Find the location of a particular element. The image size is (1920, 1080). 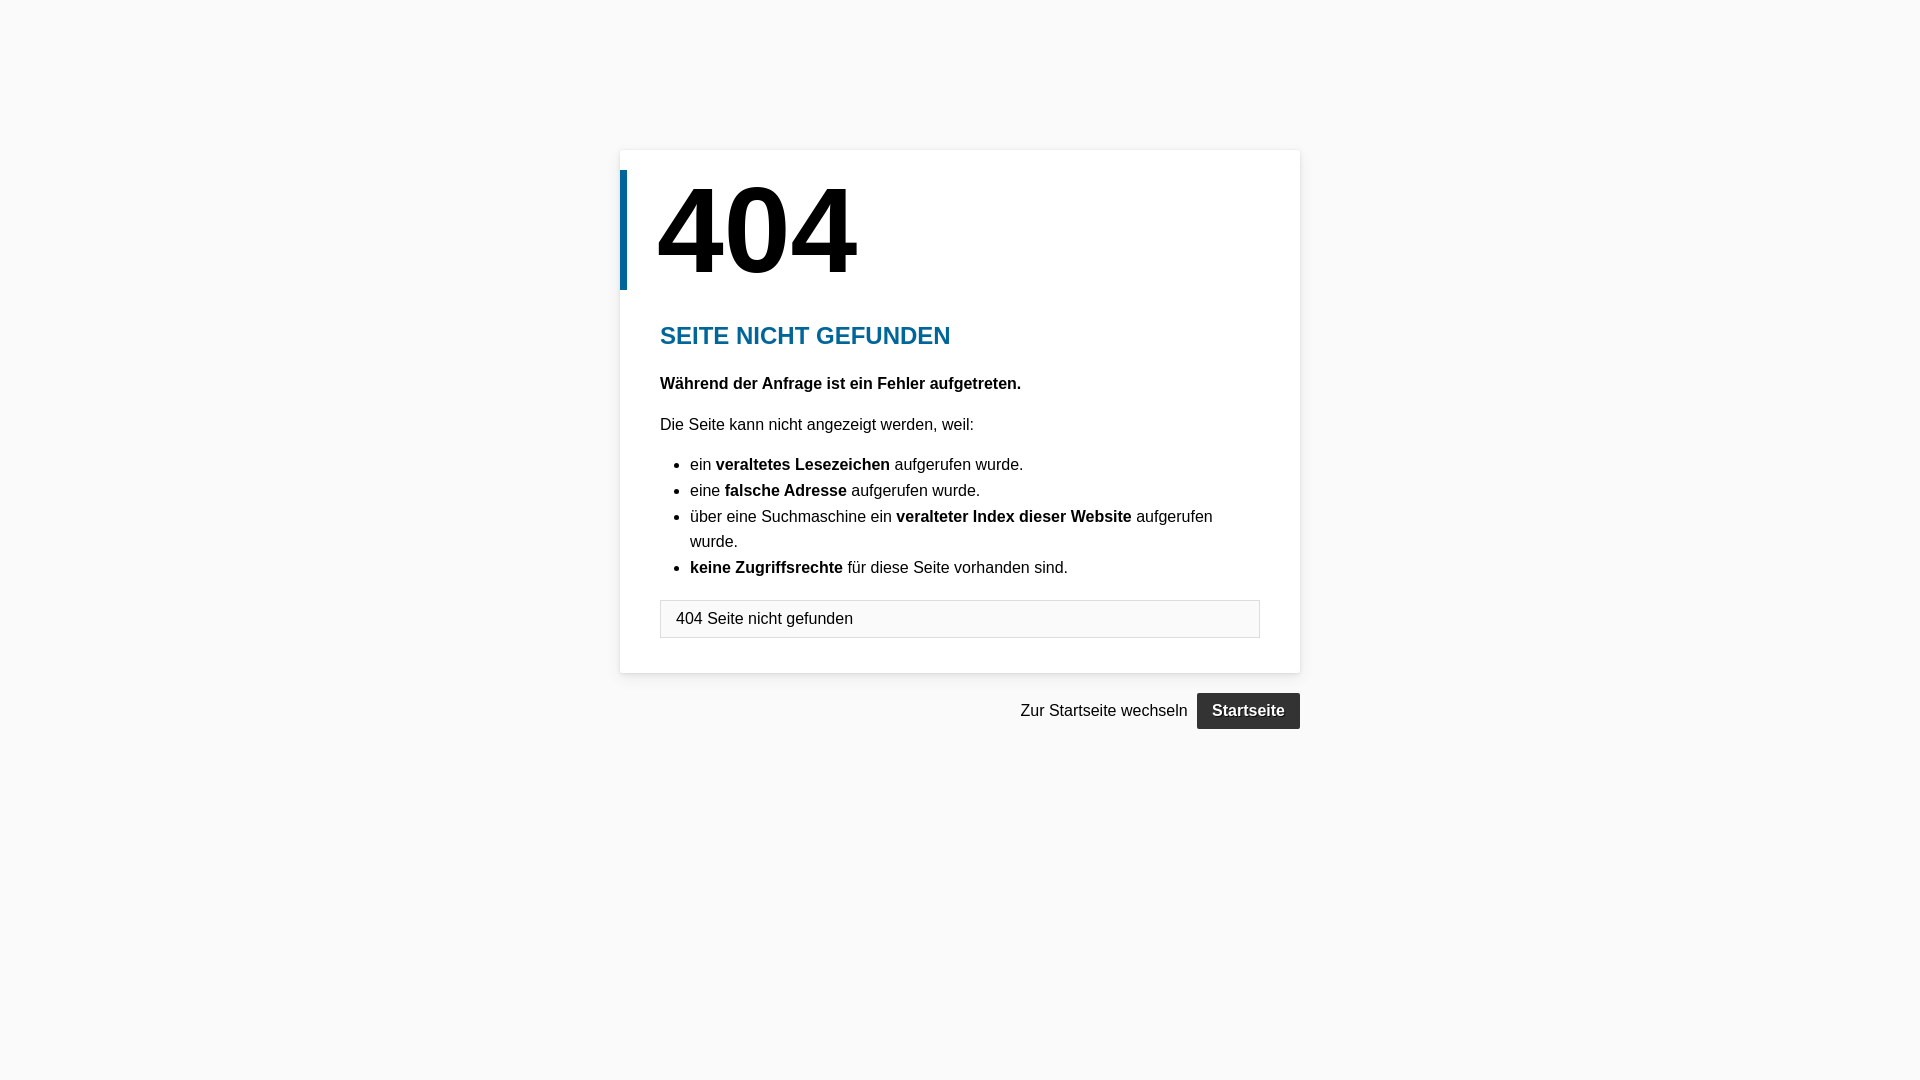

'Startseite' is located at coordinates (1247, 709).